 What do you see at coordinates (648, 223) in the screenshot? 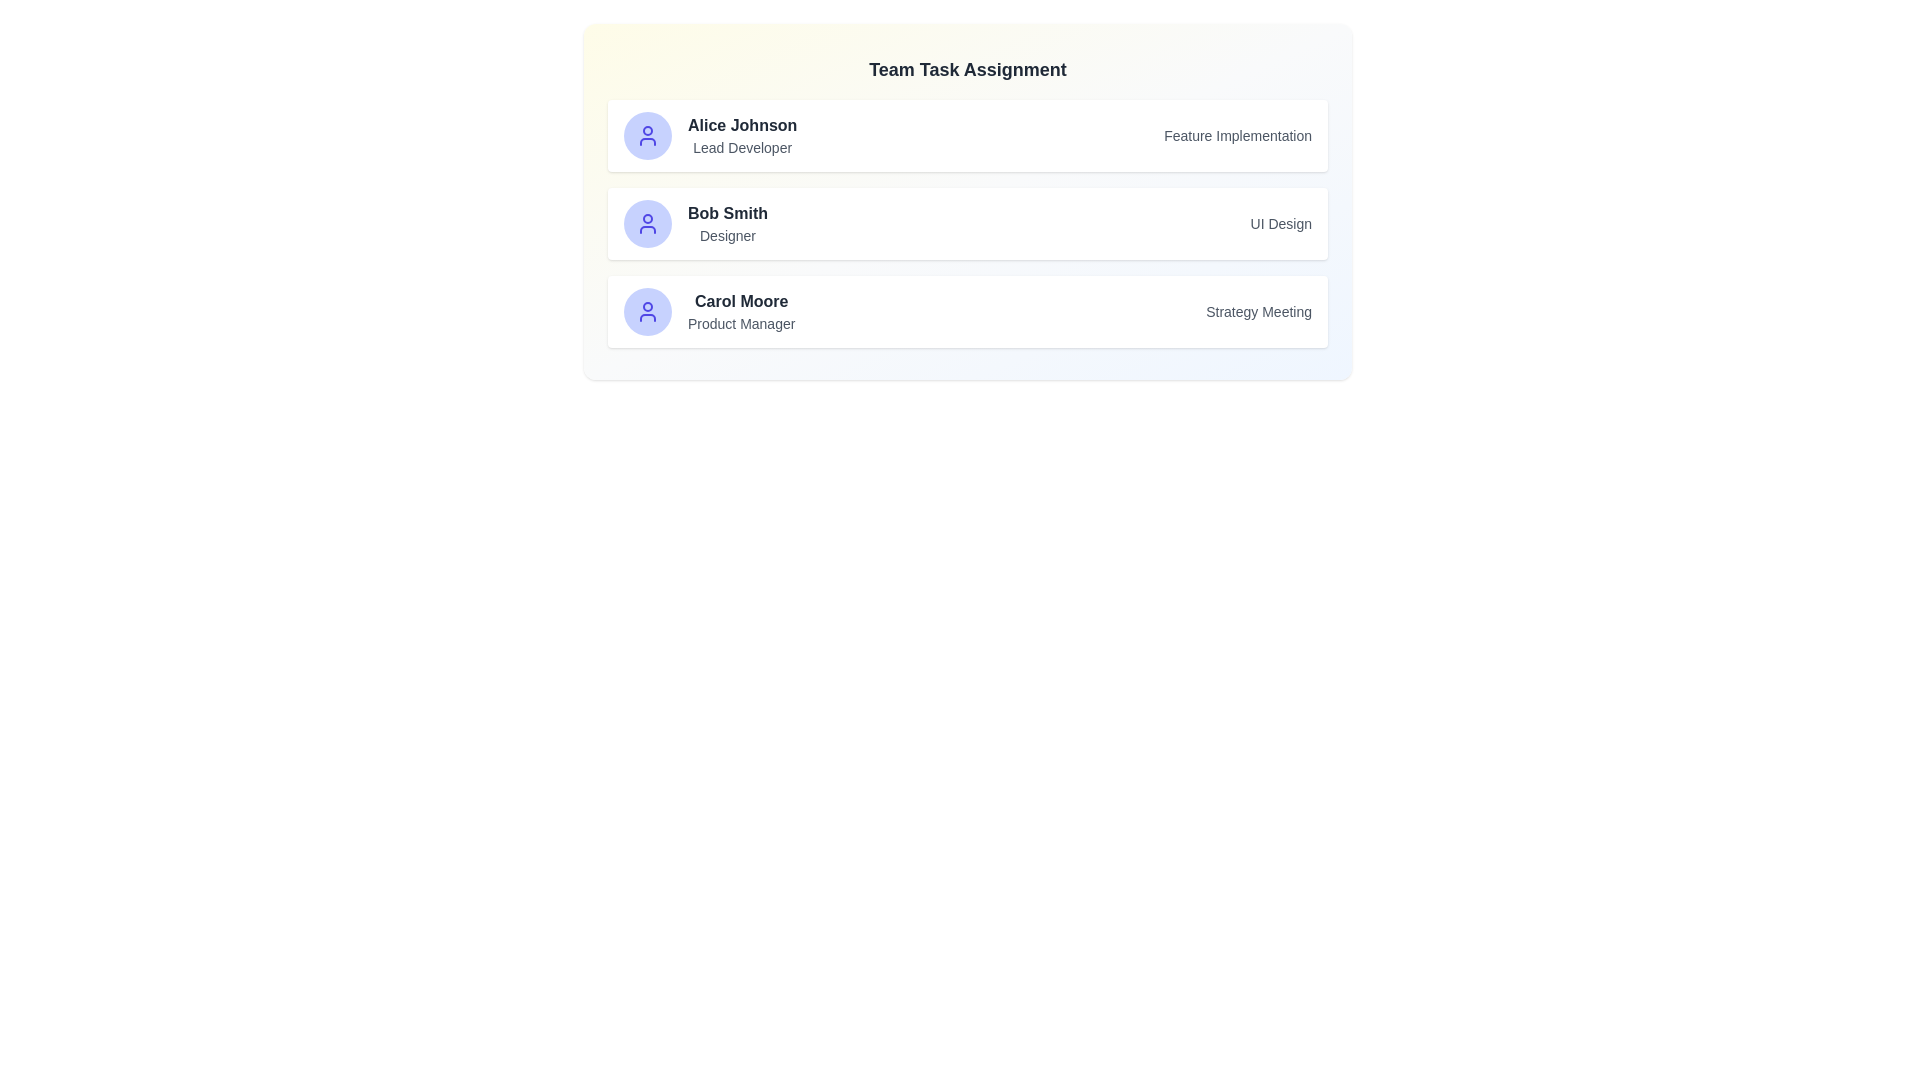
I see `the second SVG icon representing a user, located beside 'Bob Smith' in the task assignment list` at bounding box center [648, 223].